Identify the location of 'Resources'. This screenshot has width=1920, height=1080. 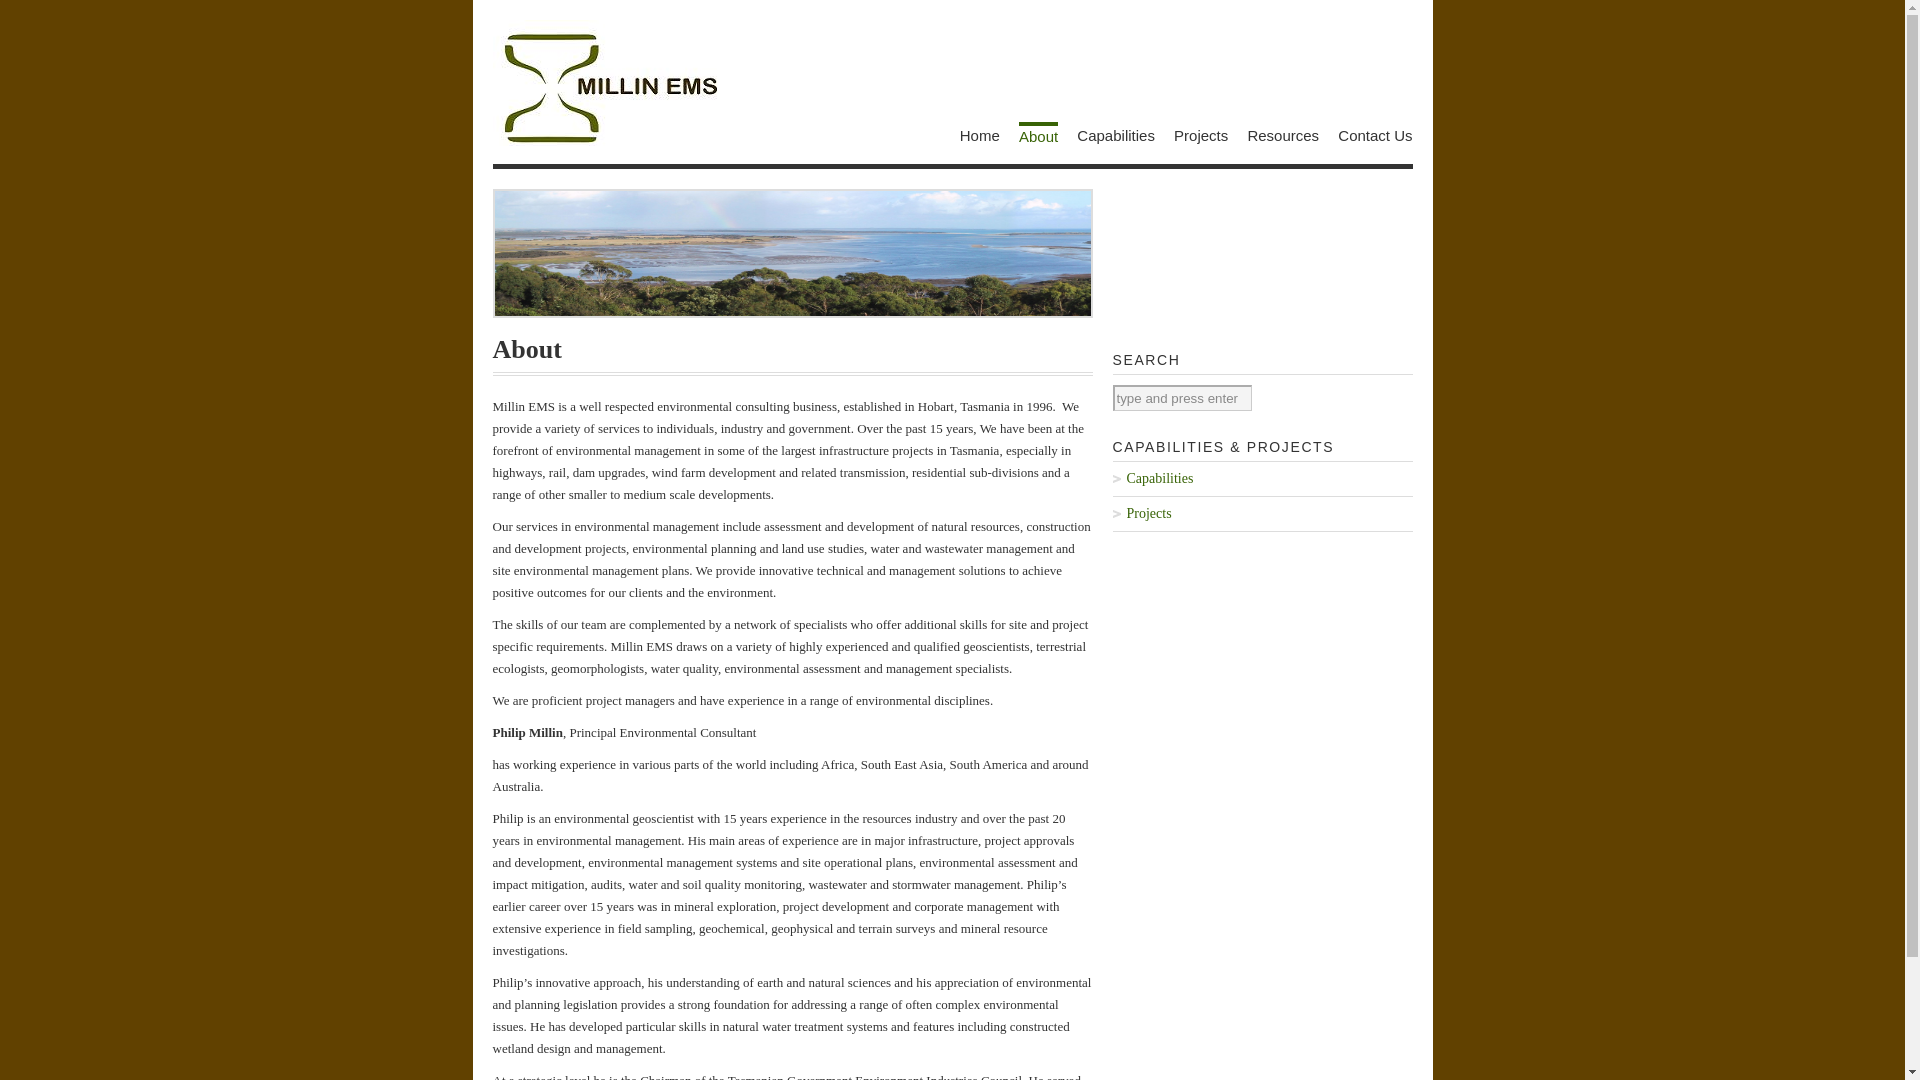
(1282, 135).